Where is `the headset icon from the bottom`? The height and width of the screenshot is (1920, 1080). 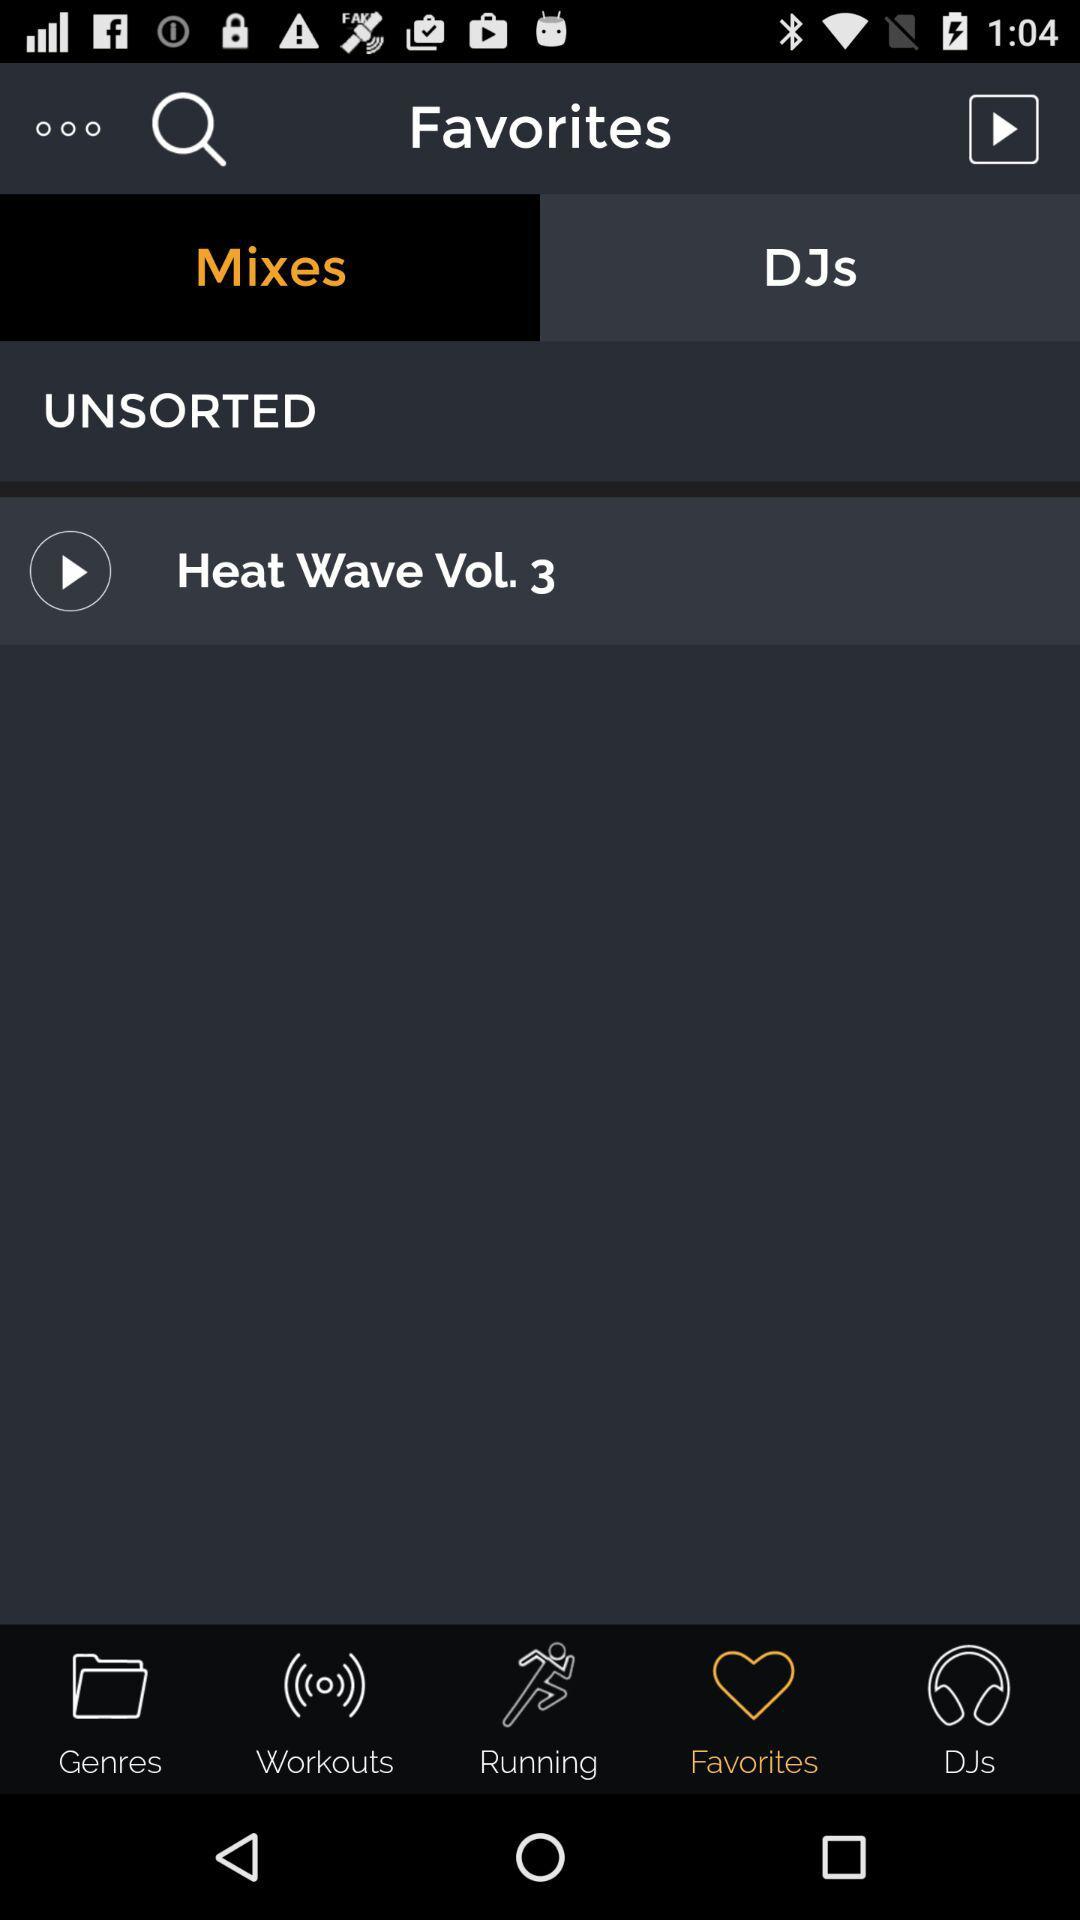
the headset icon from the bottom is located at coordinates (967, 1684).